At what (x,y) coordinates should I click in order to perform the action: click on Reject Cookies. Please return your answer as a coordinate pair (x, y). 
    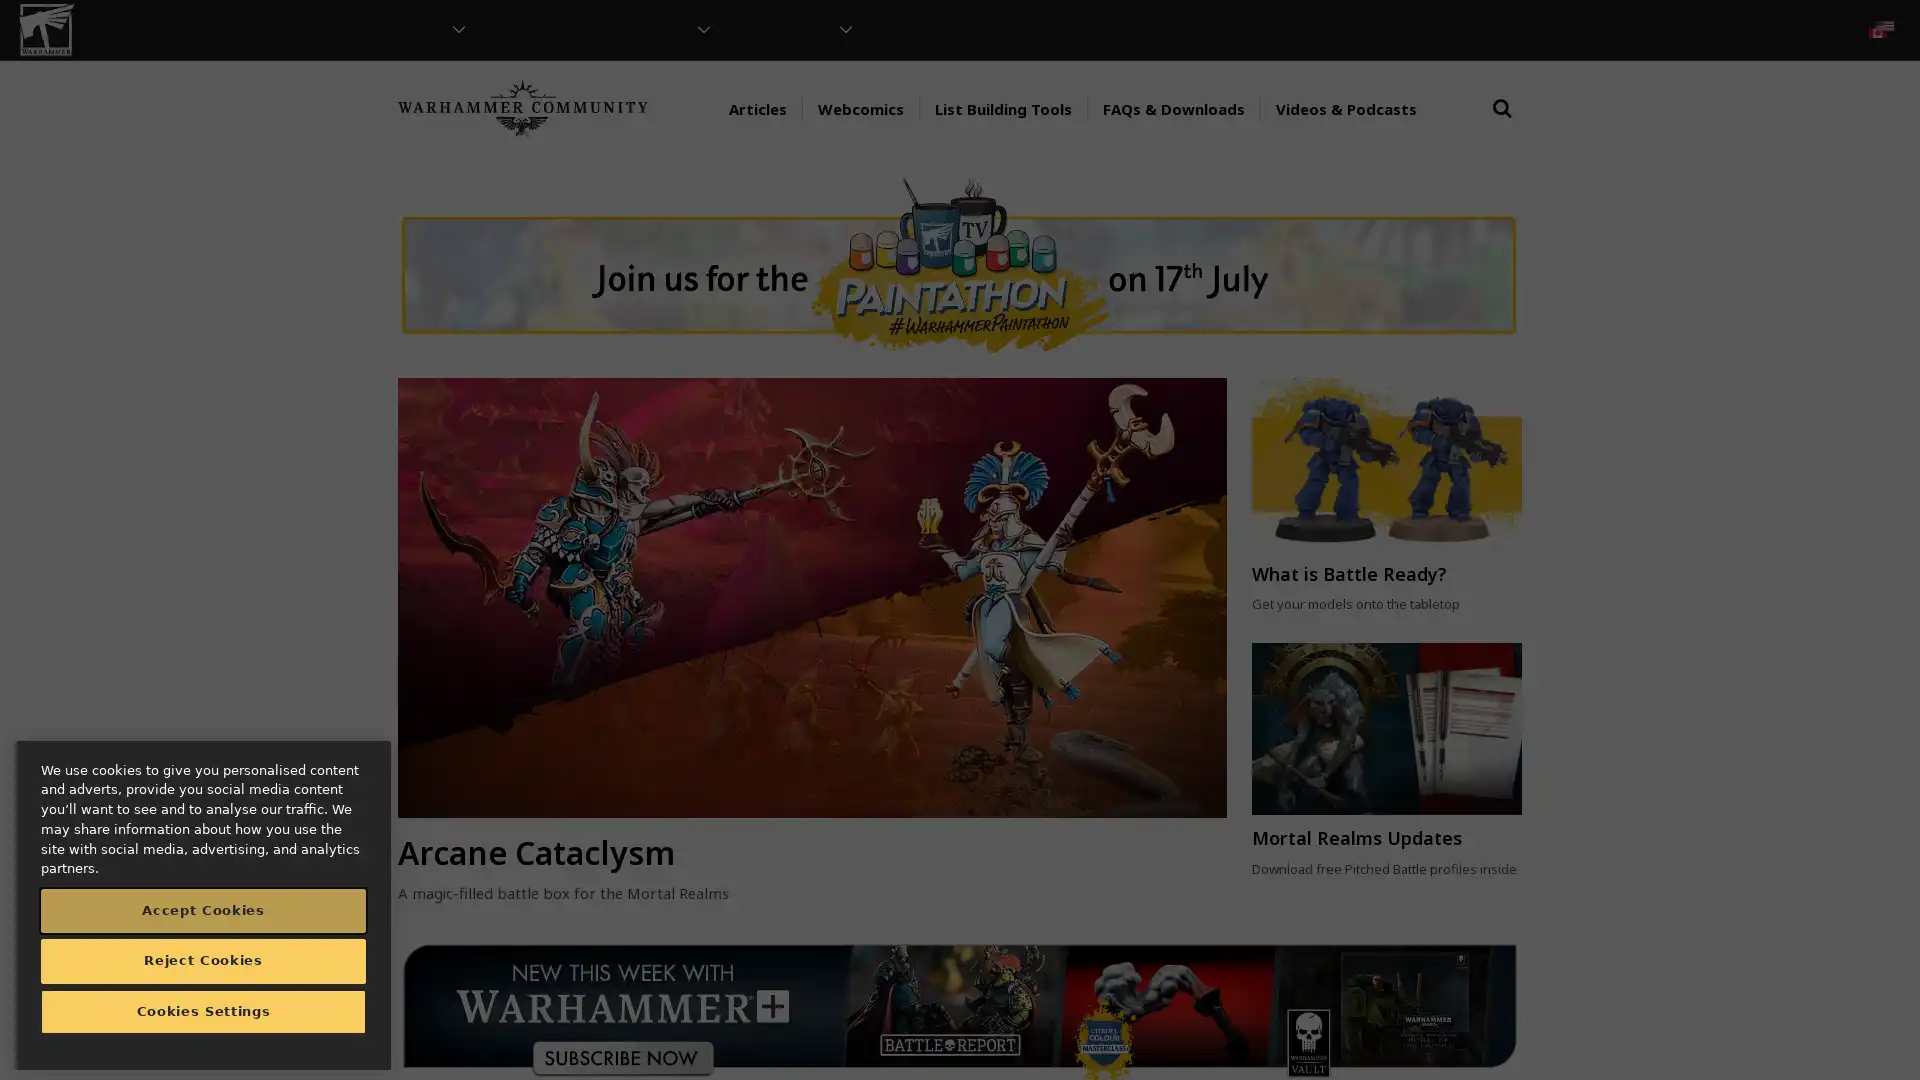
    Looking at the image, I should click on (203, 959).